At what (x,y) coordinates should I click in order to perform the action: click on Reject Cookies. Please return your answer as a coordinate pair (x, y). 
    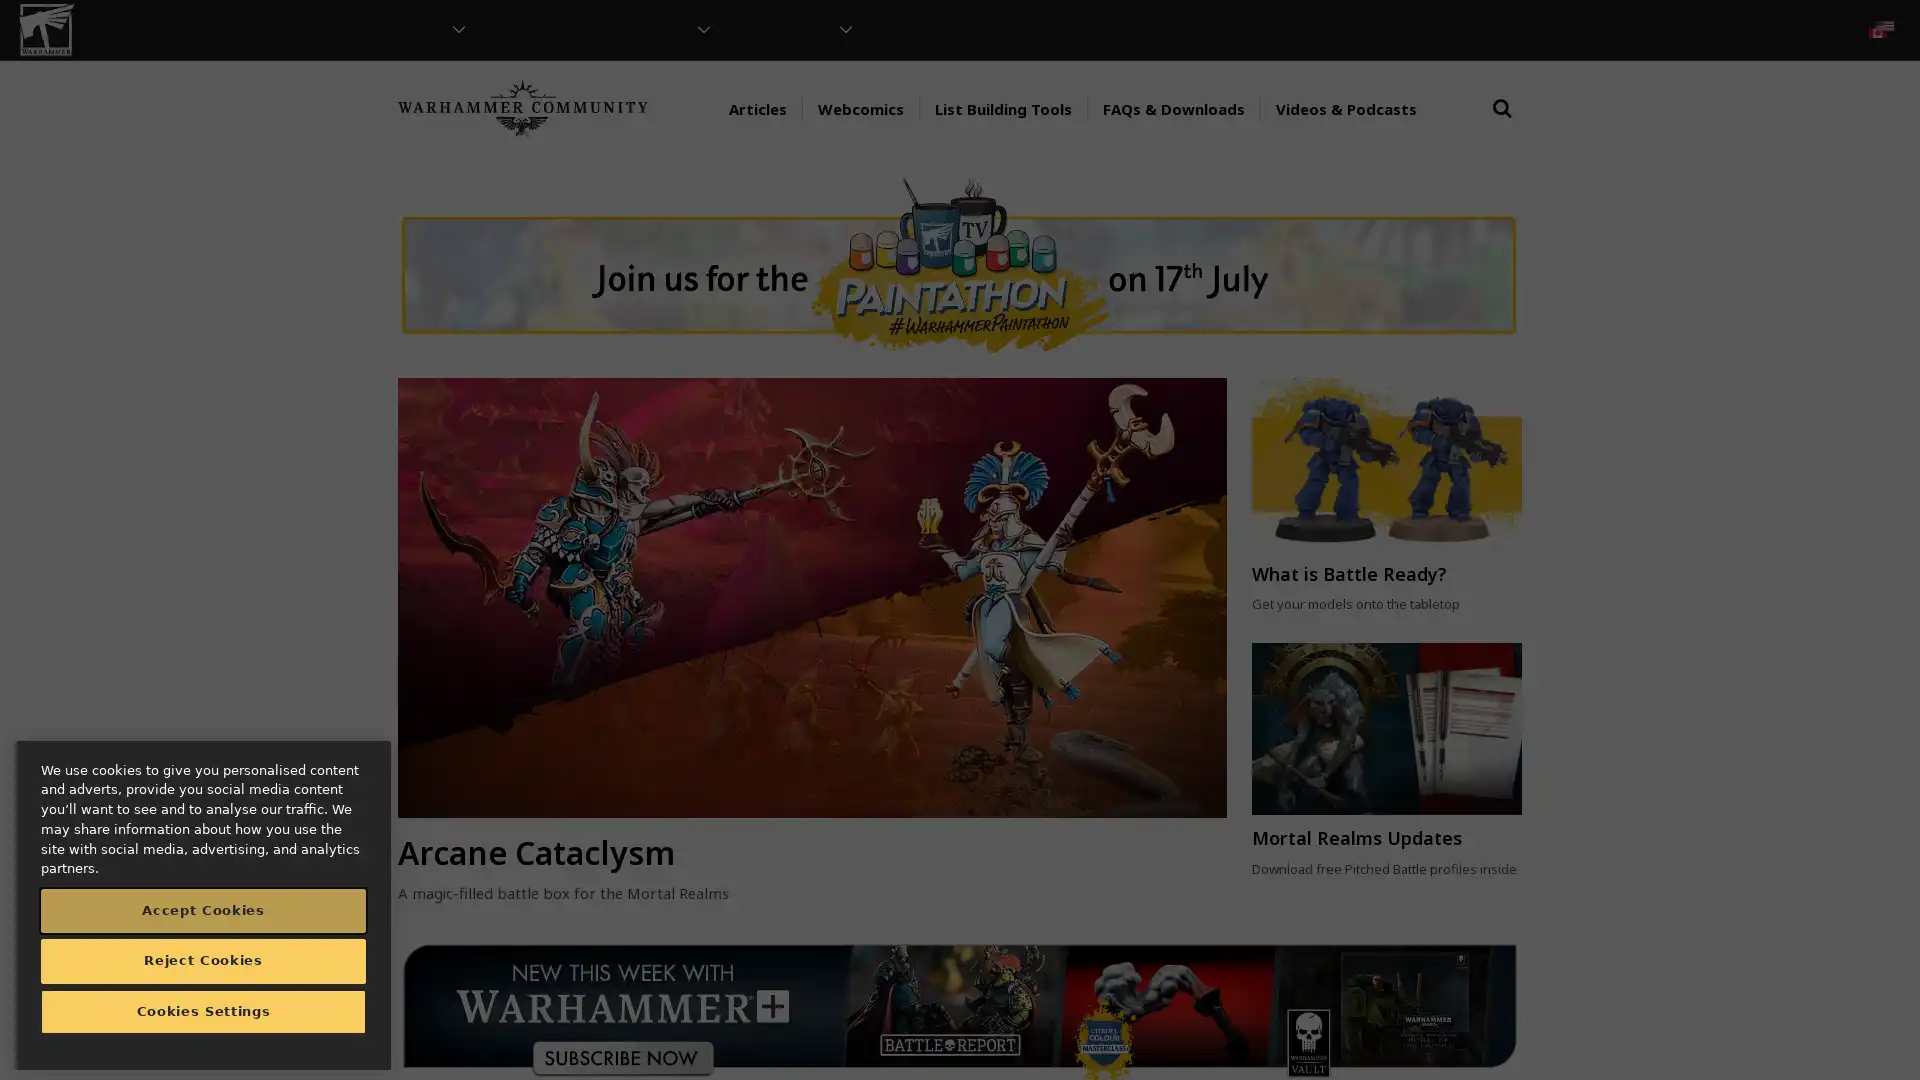
    Looking at the image, I should click on (203, 959).